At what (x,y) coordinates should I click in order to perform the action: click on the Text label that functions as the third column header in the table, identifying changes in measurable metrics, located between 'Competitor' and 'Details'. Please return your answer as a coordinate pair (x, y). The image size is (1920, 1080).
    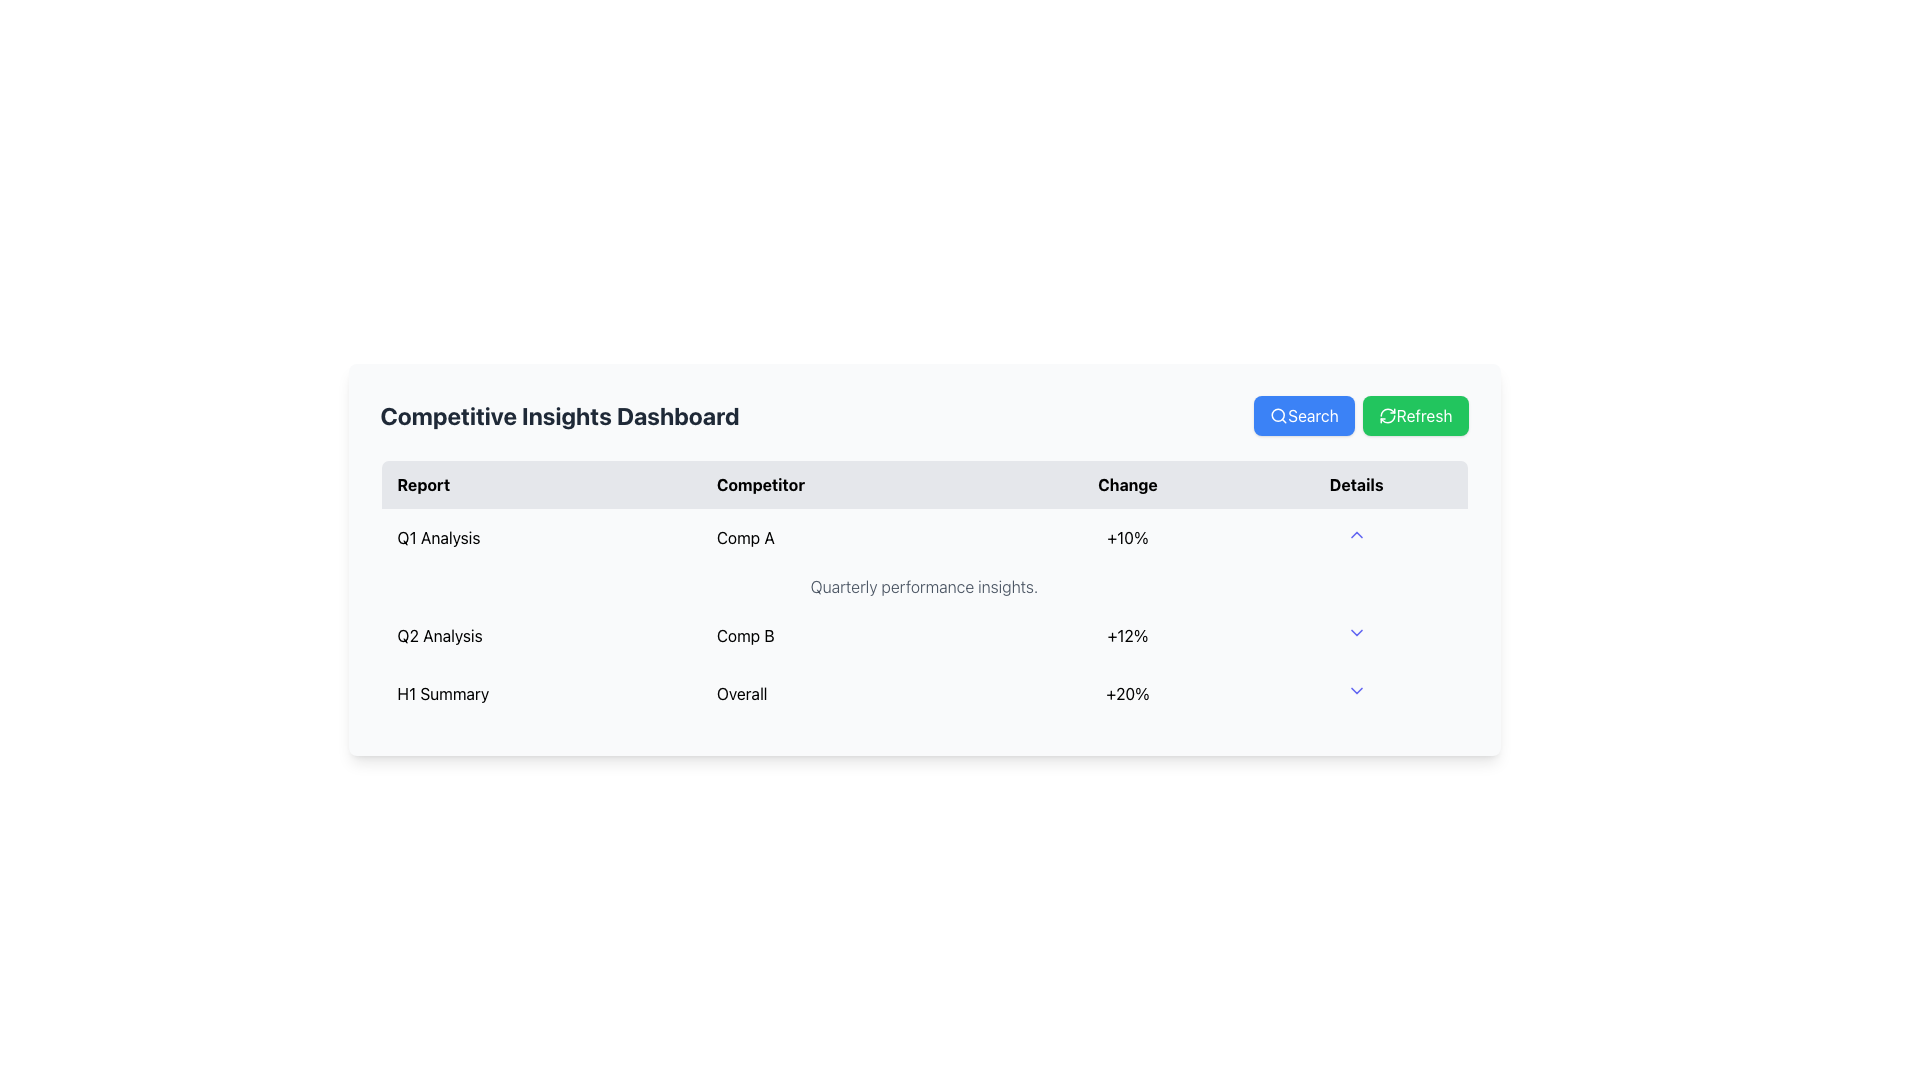
    Looking at the image, I should click on (1128, 484).